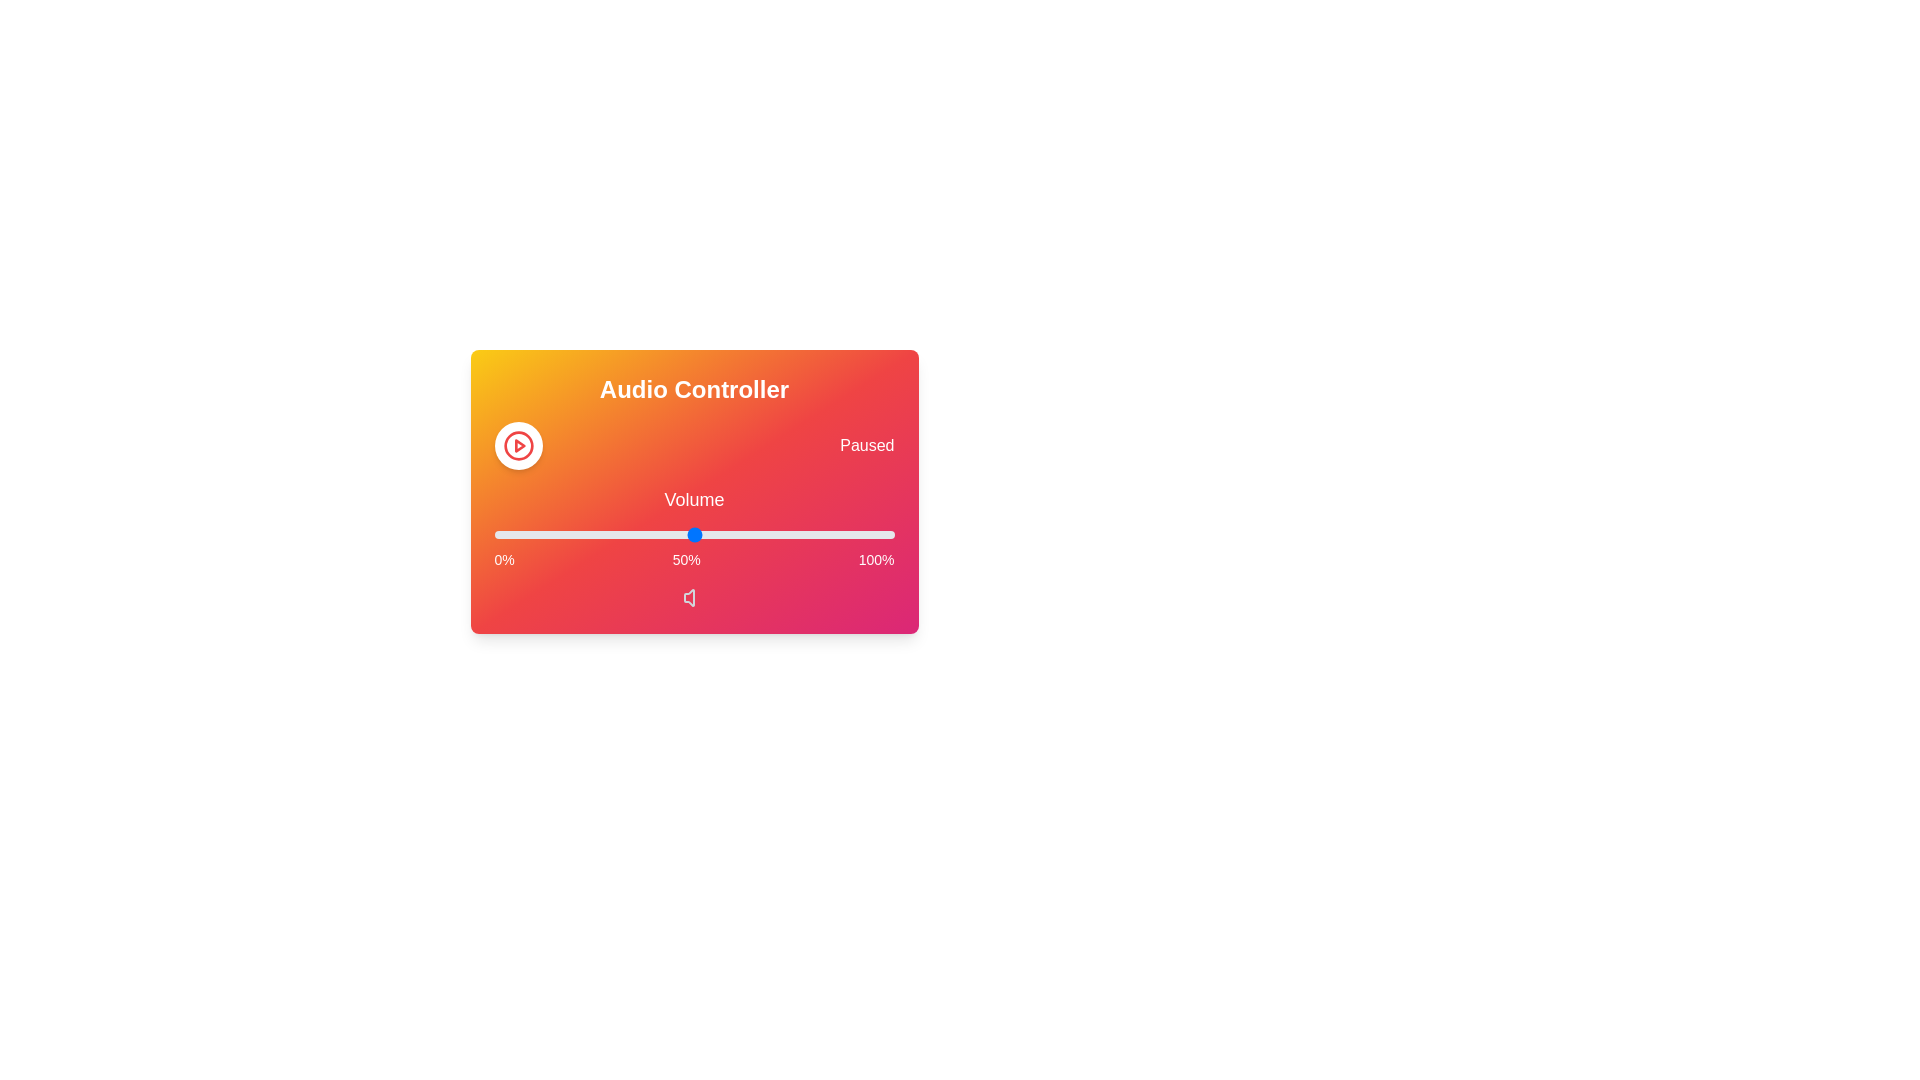  I want to click on the volume slider to 10%, so click(534, 534).